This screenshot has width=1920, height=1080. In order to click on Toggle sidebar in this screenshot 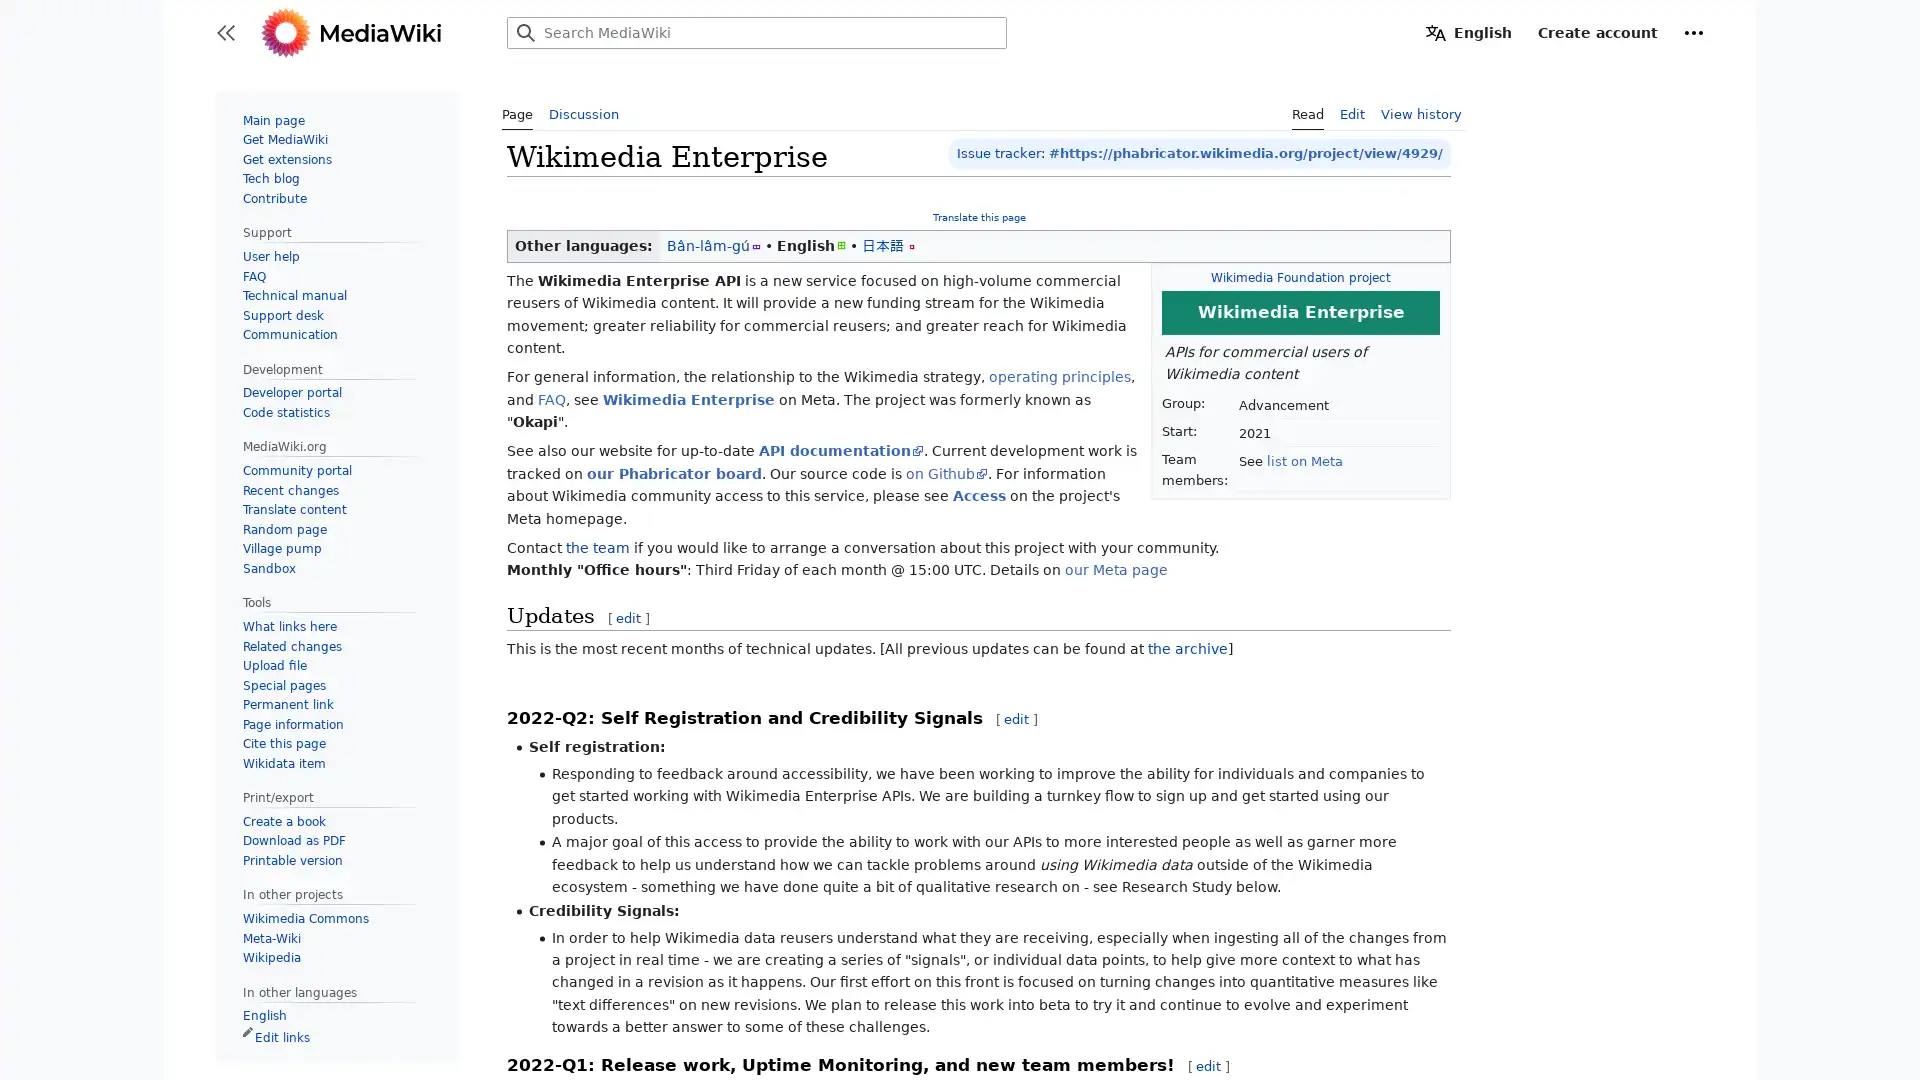, I will do `click(225, 33)`.